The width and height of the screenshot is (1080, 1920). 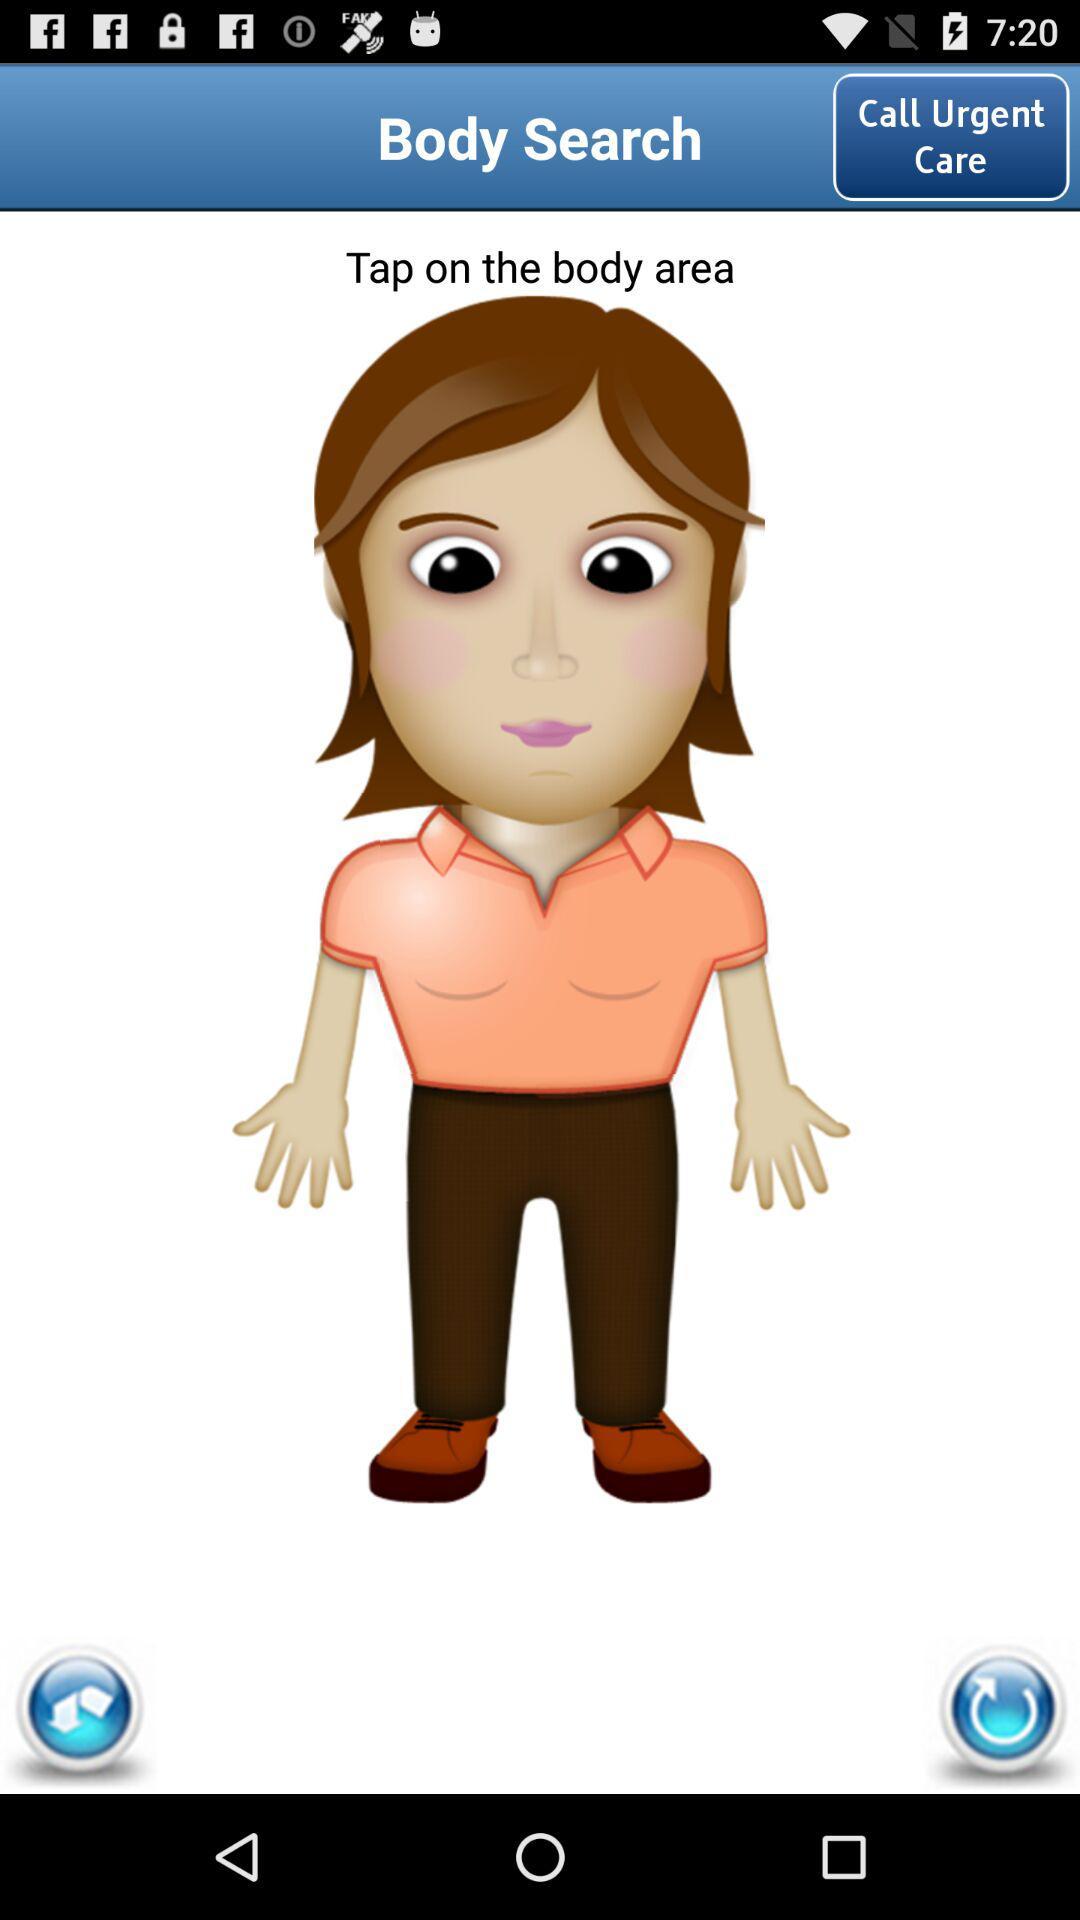 I want to click on the call urgent care icon, so click(x=950, y=136).